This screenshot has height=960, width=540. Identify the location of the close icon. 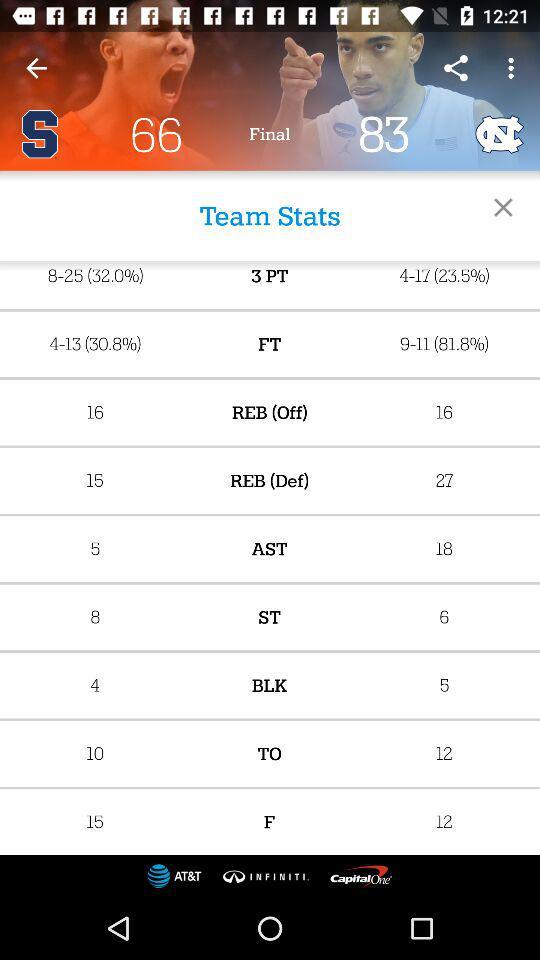
(502, 207).